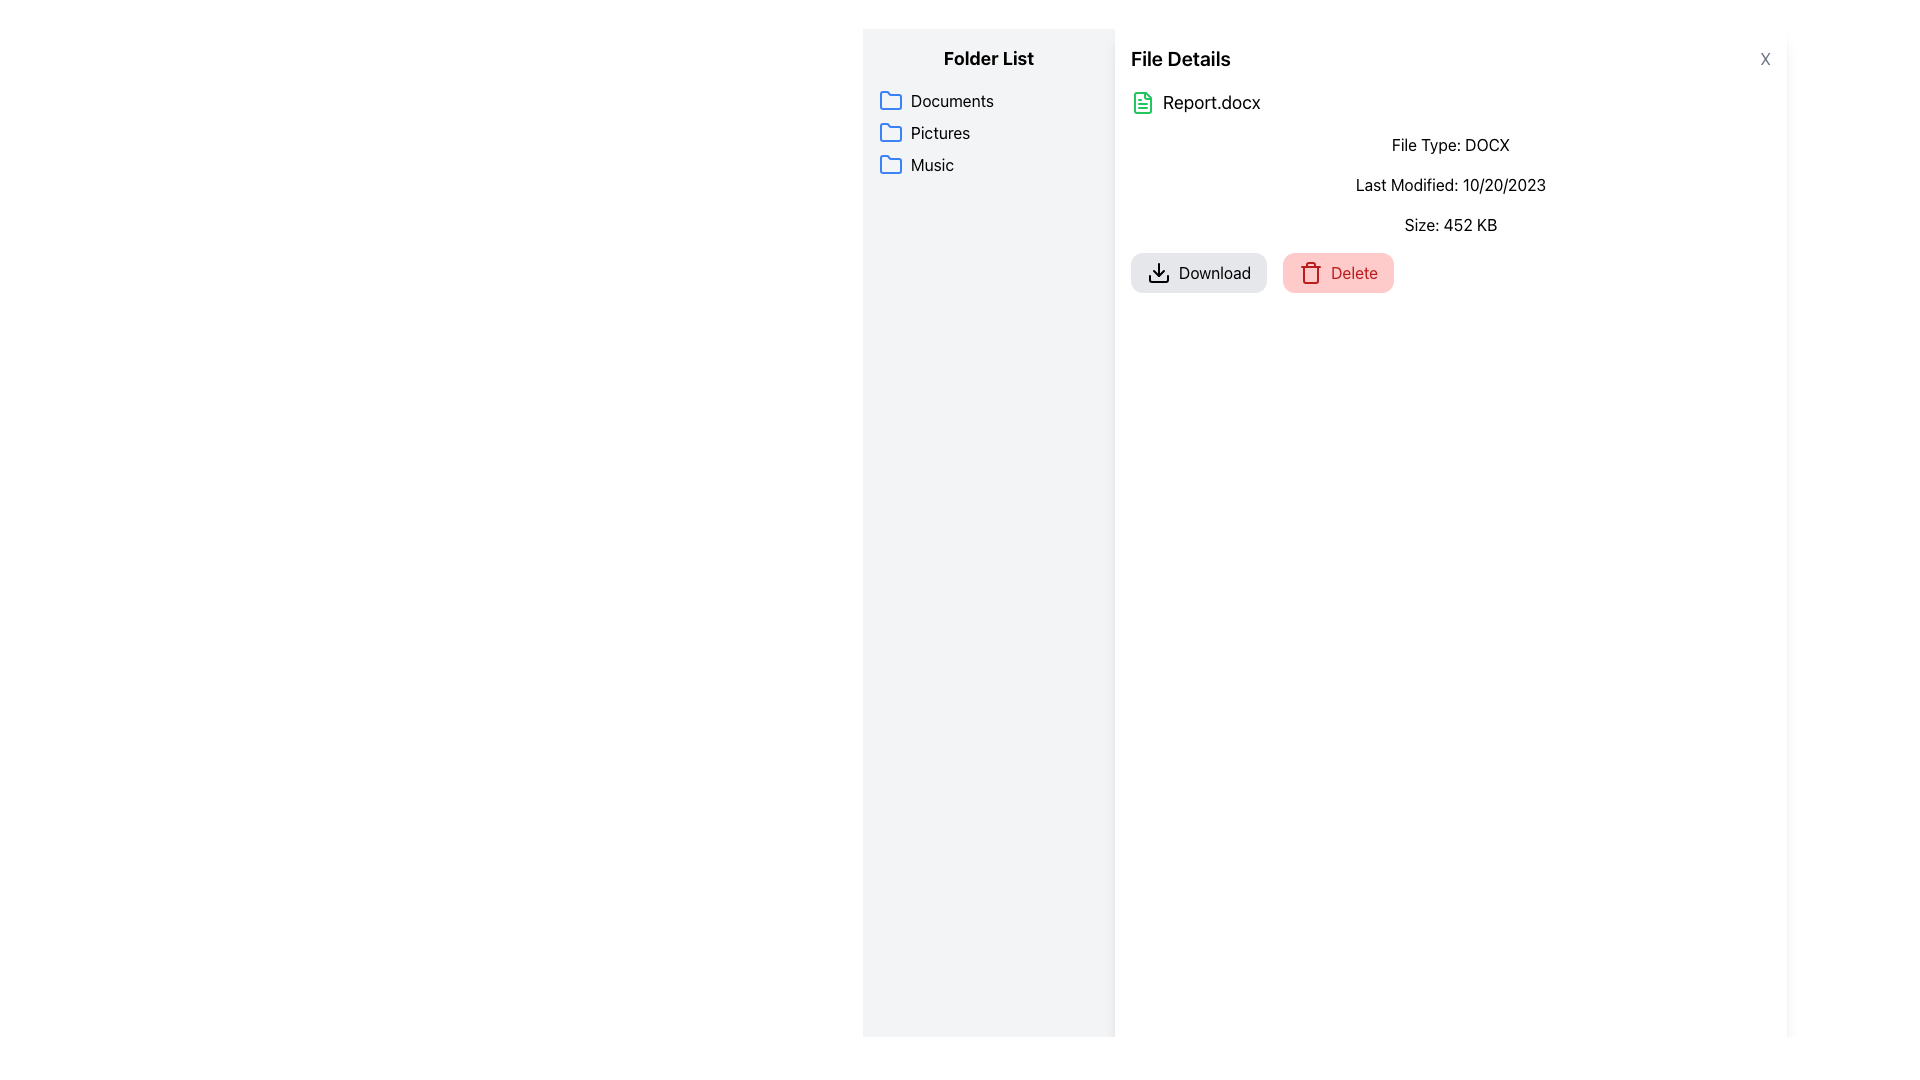 The image size is (1920, 1080). I want to click on the 'Pictures' text label in the left-side navigation list, so click(939, 132).